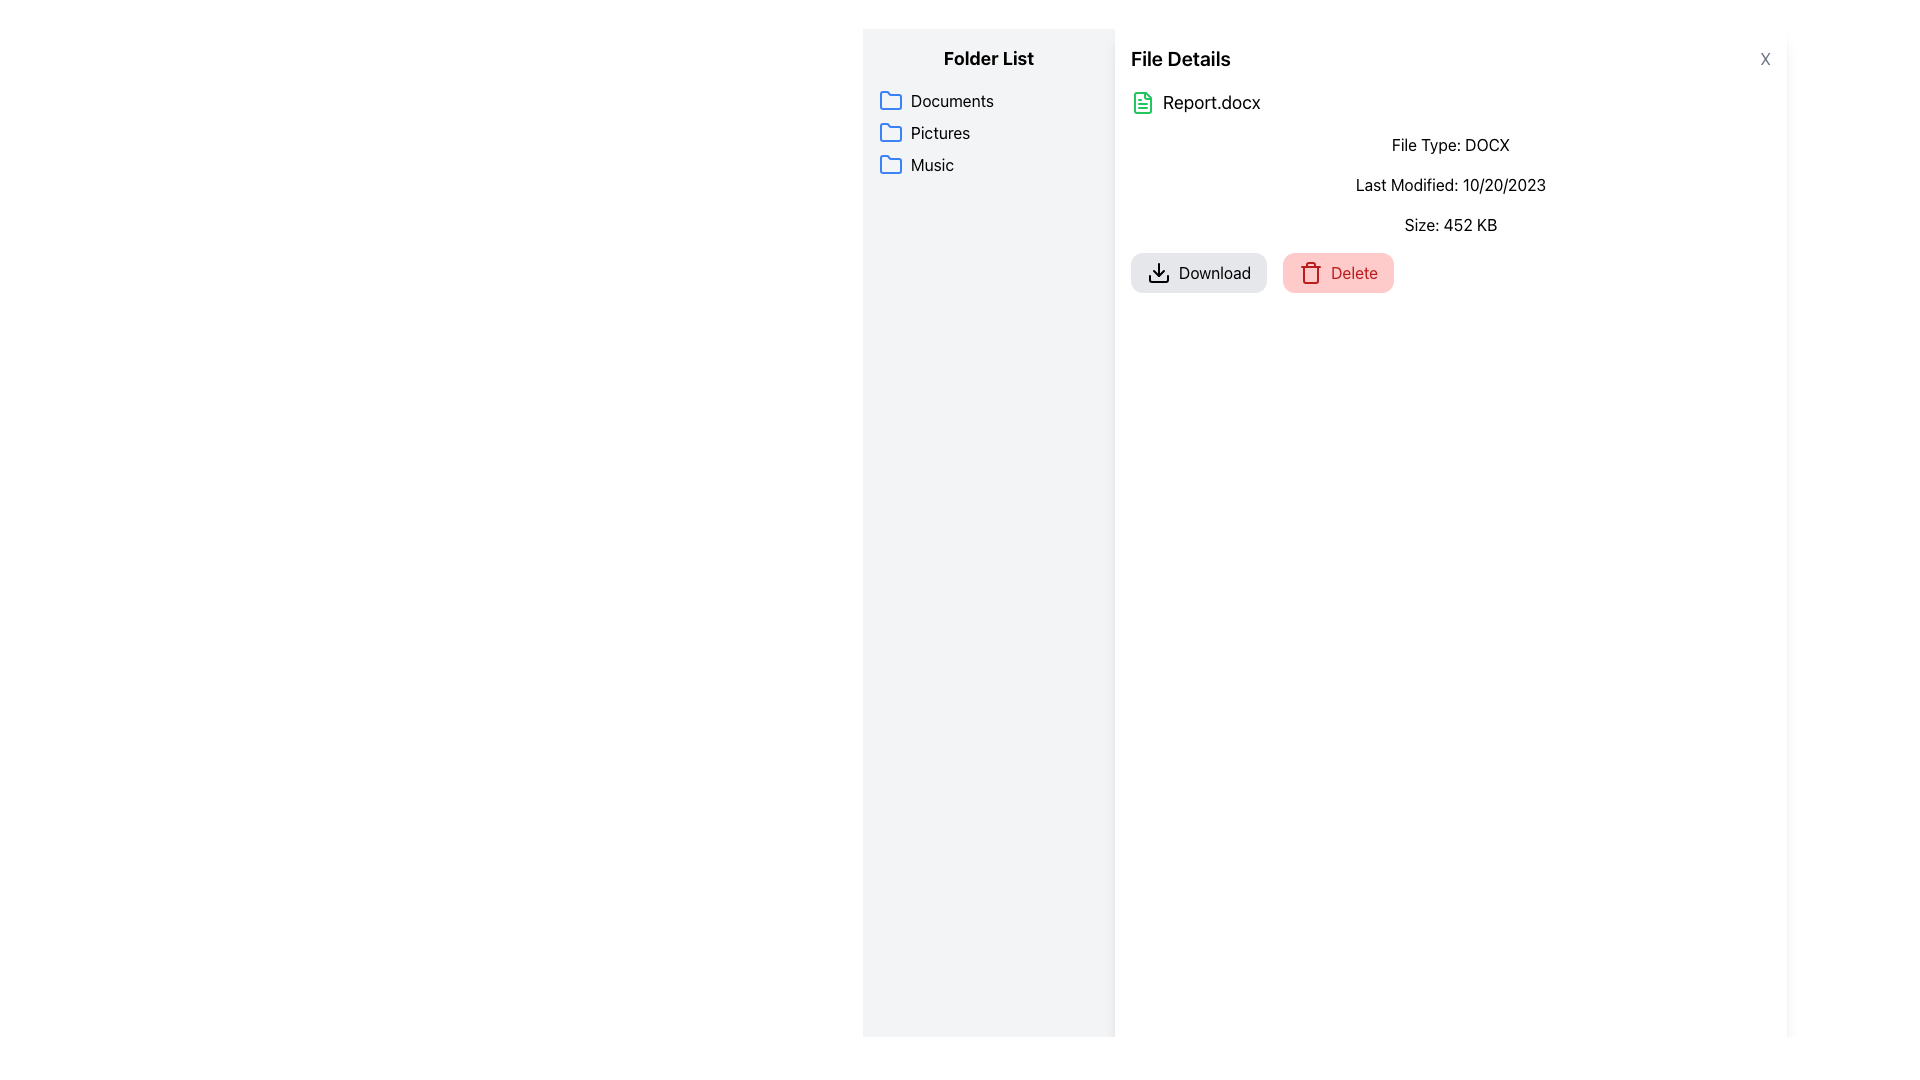 The image size is (1920, 1080). I want to click on the 'Pictures' text label in the left-side navigation list, so click(939, 132).